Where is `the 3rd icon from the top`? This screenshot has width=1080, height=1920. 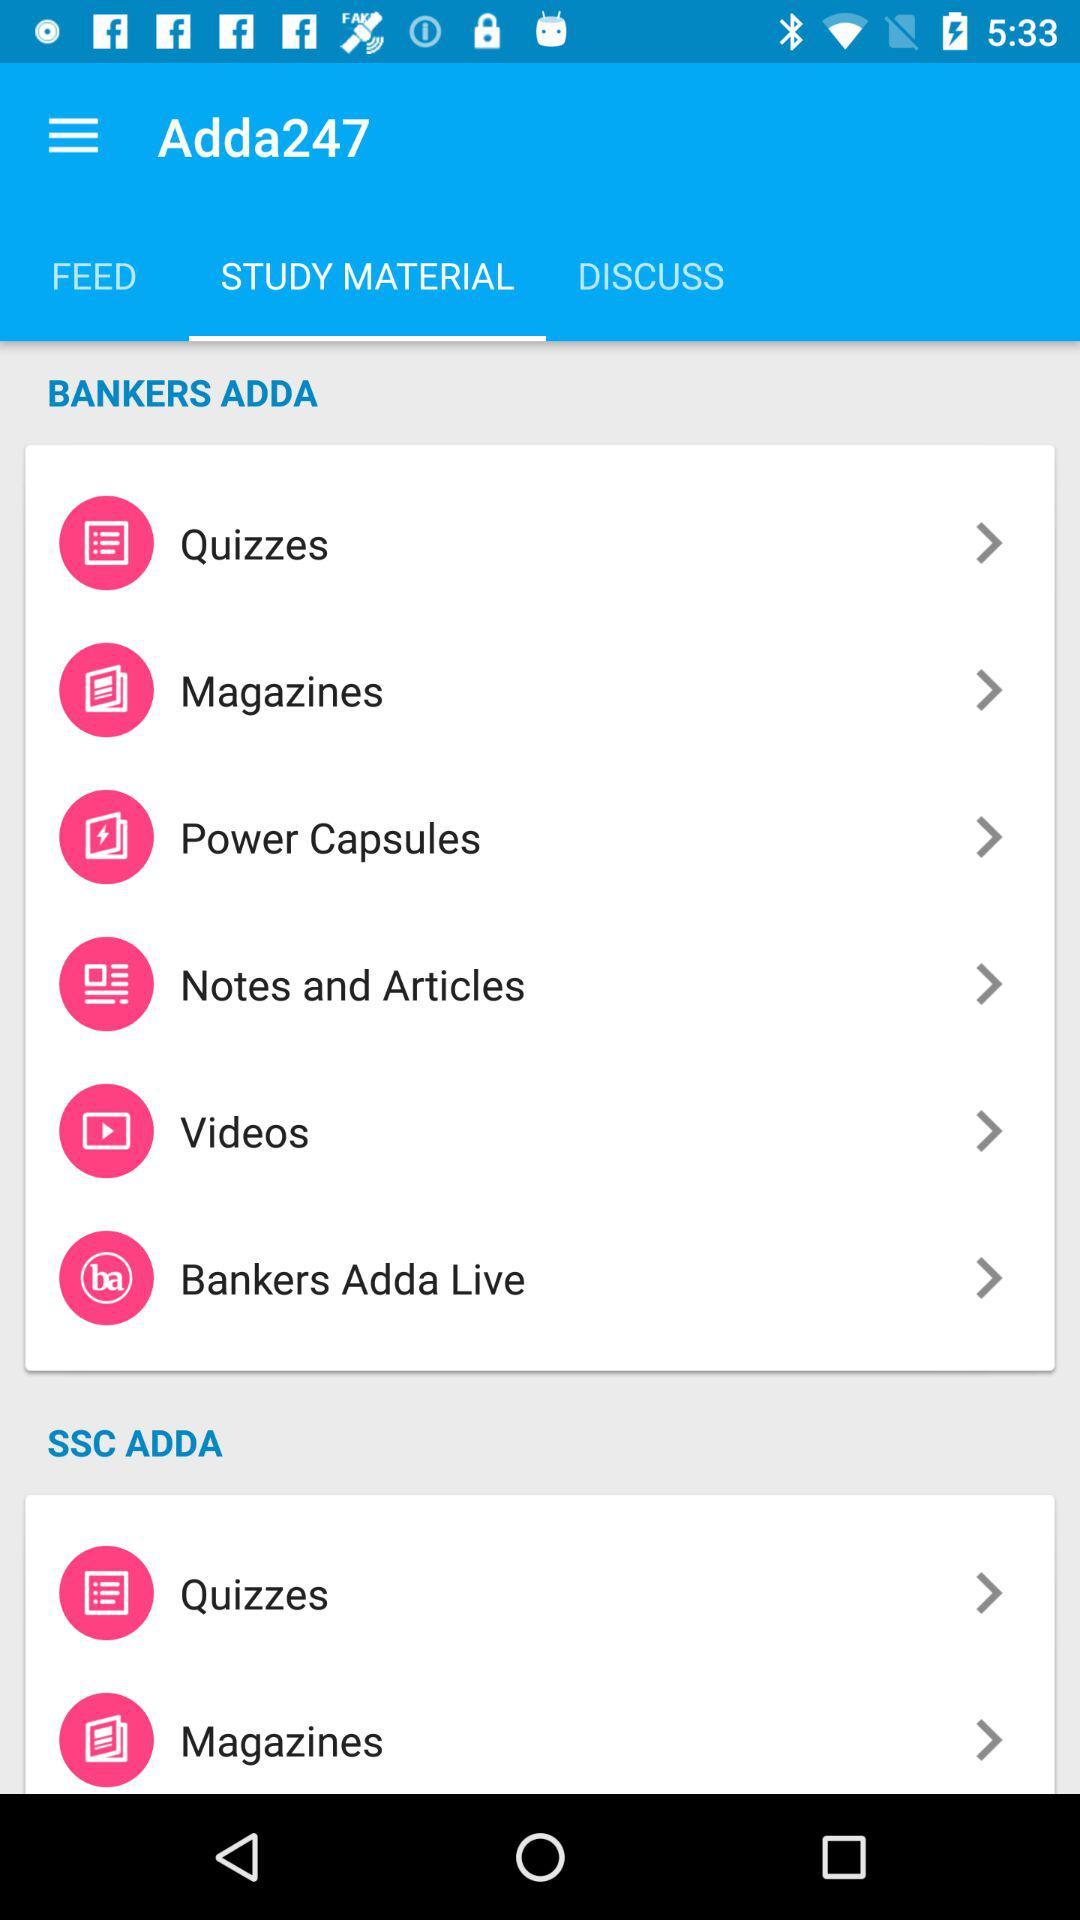 the 3rd icon from the top is located at coordinates (106, 836).